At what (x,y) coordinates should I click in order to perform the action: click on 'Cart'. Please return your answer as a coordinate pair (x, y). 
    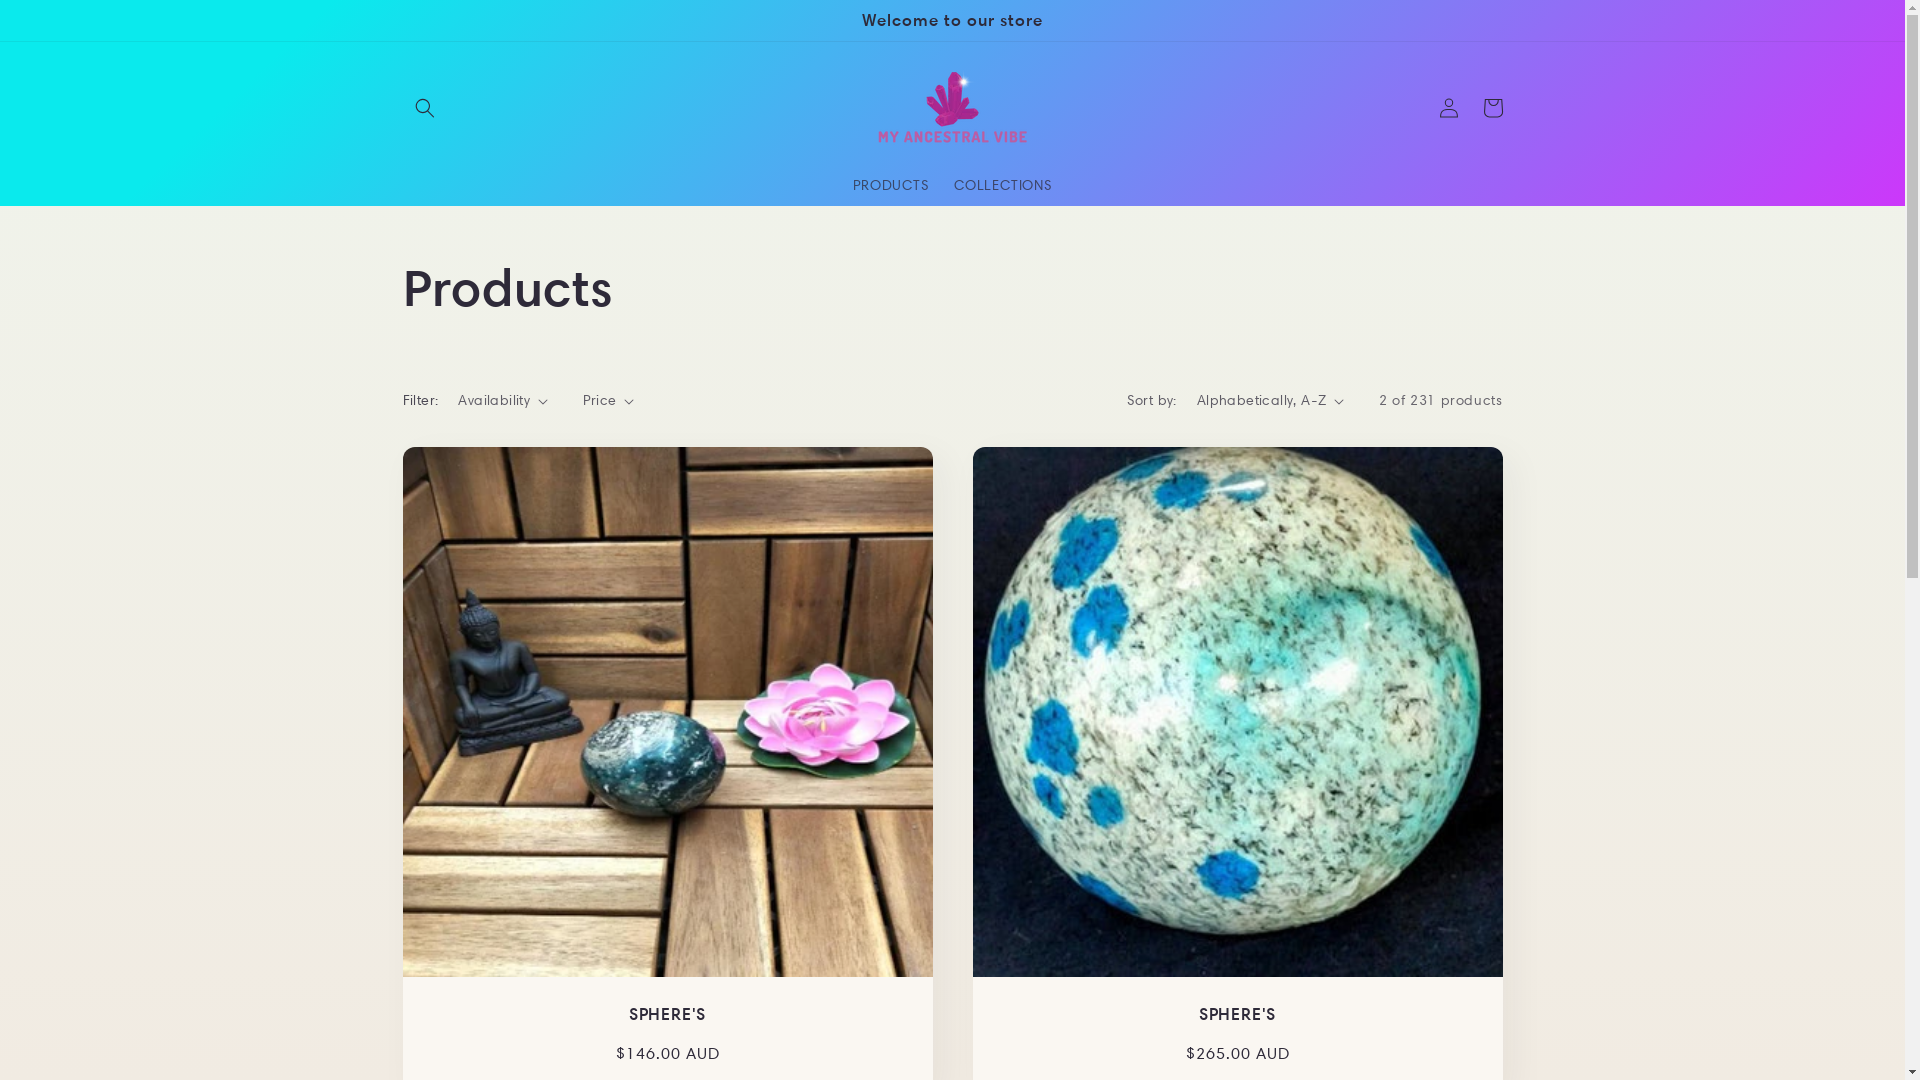
    Looking at the image, I should click on (1469, 108).